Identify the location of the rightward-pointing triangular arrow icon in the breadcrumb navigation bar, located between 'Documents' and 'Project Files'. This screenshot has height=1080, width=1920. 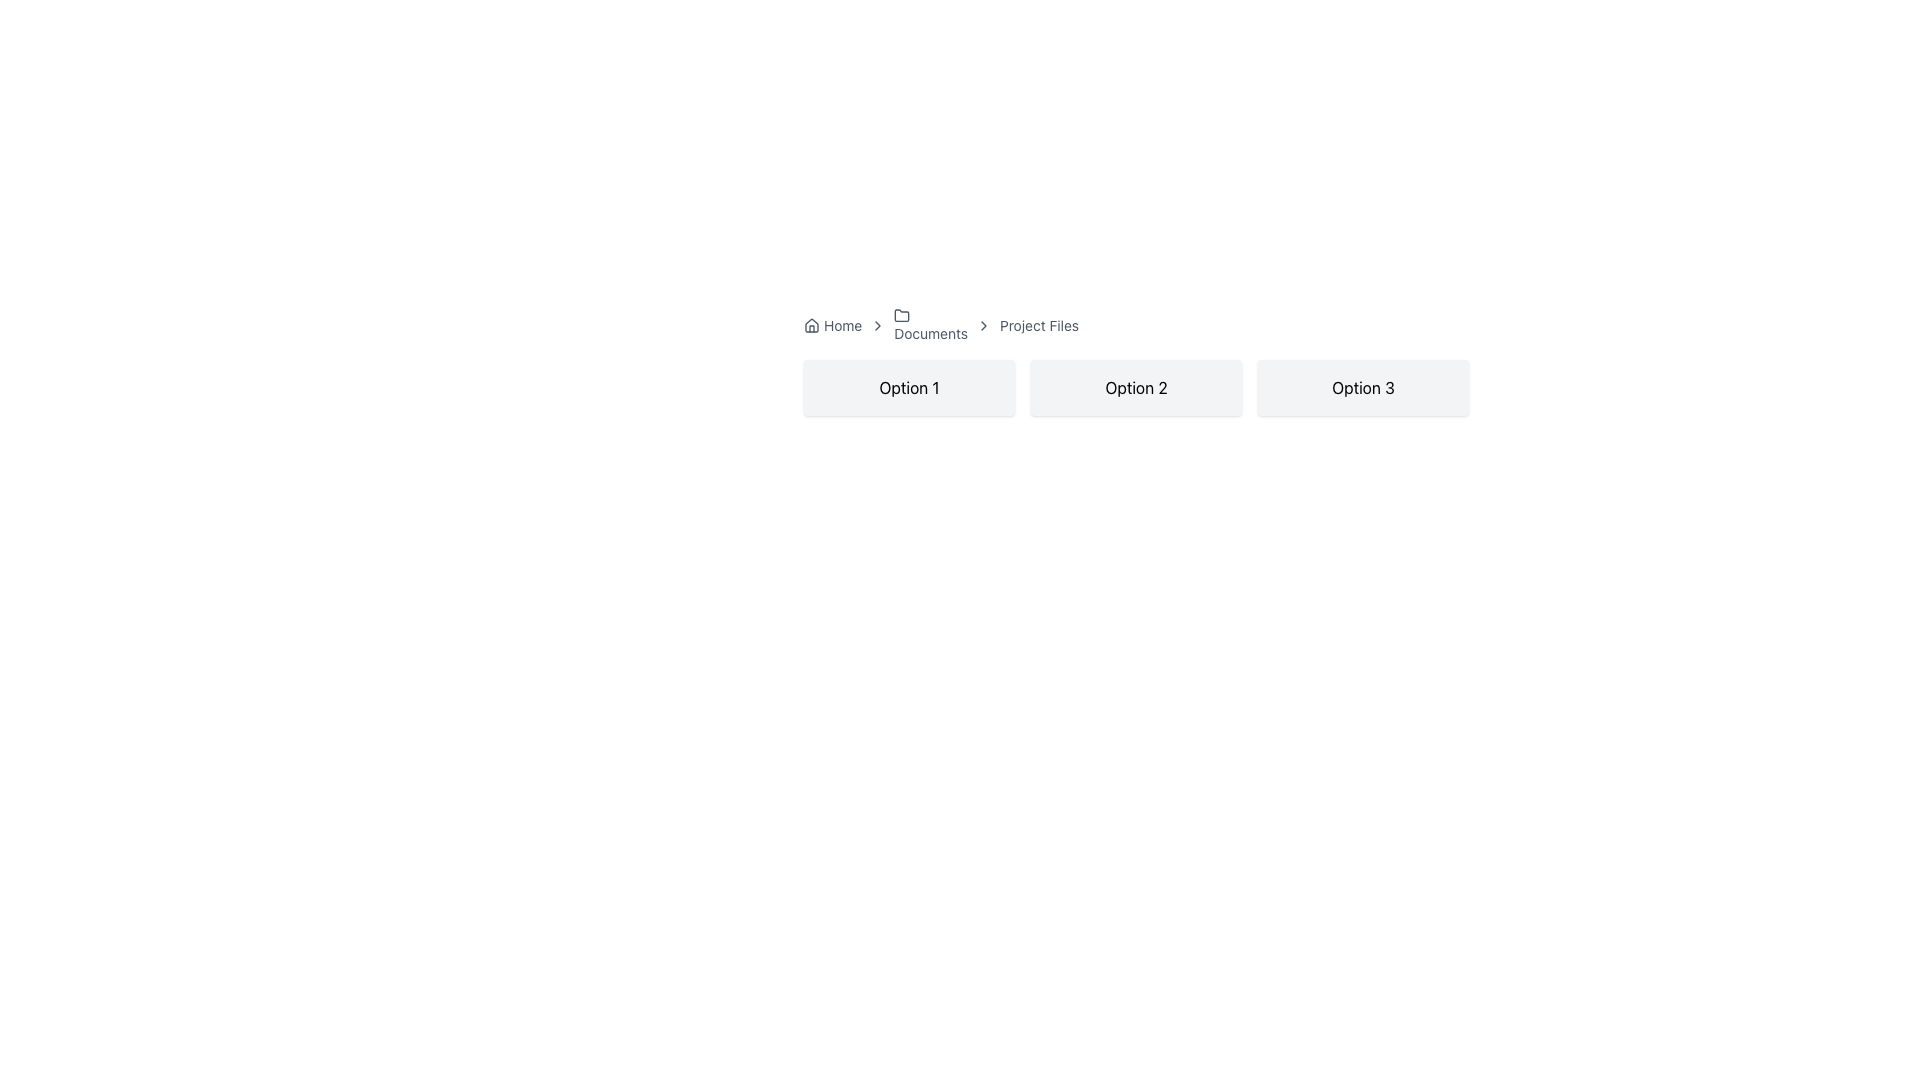
(983, 325).